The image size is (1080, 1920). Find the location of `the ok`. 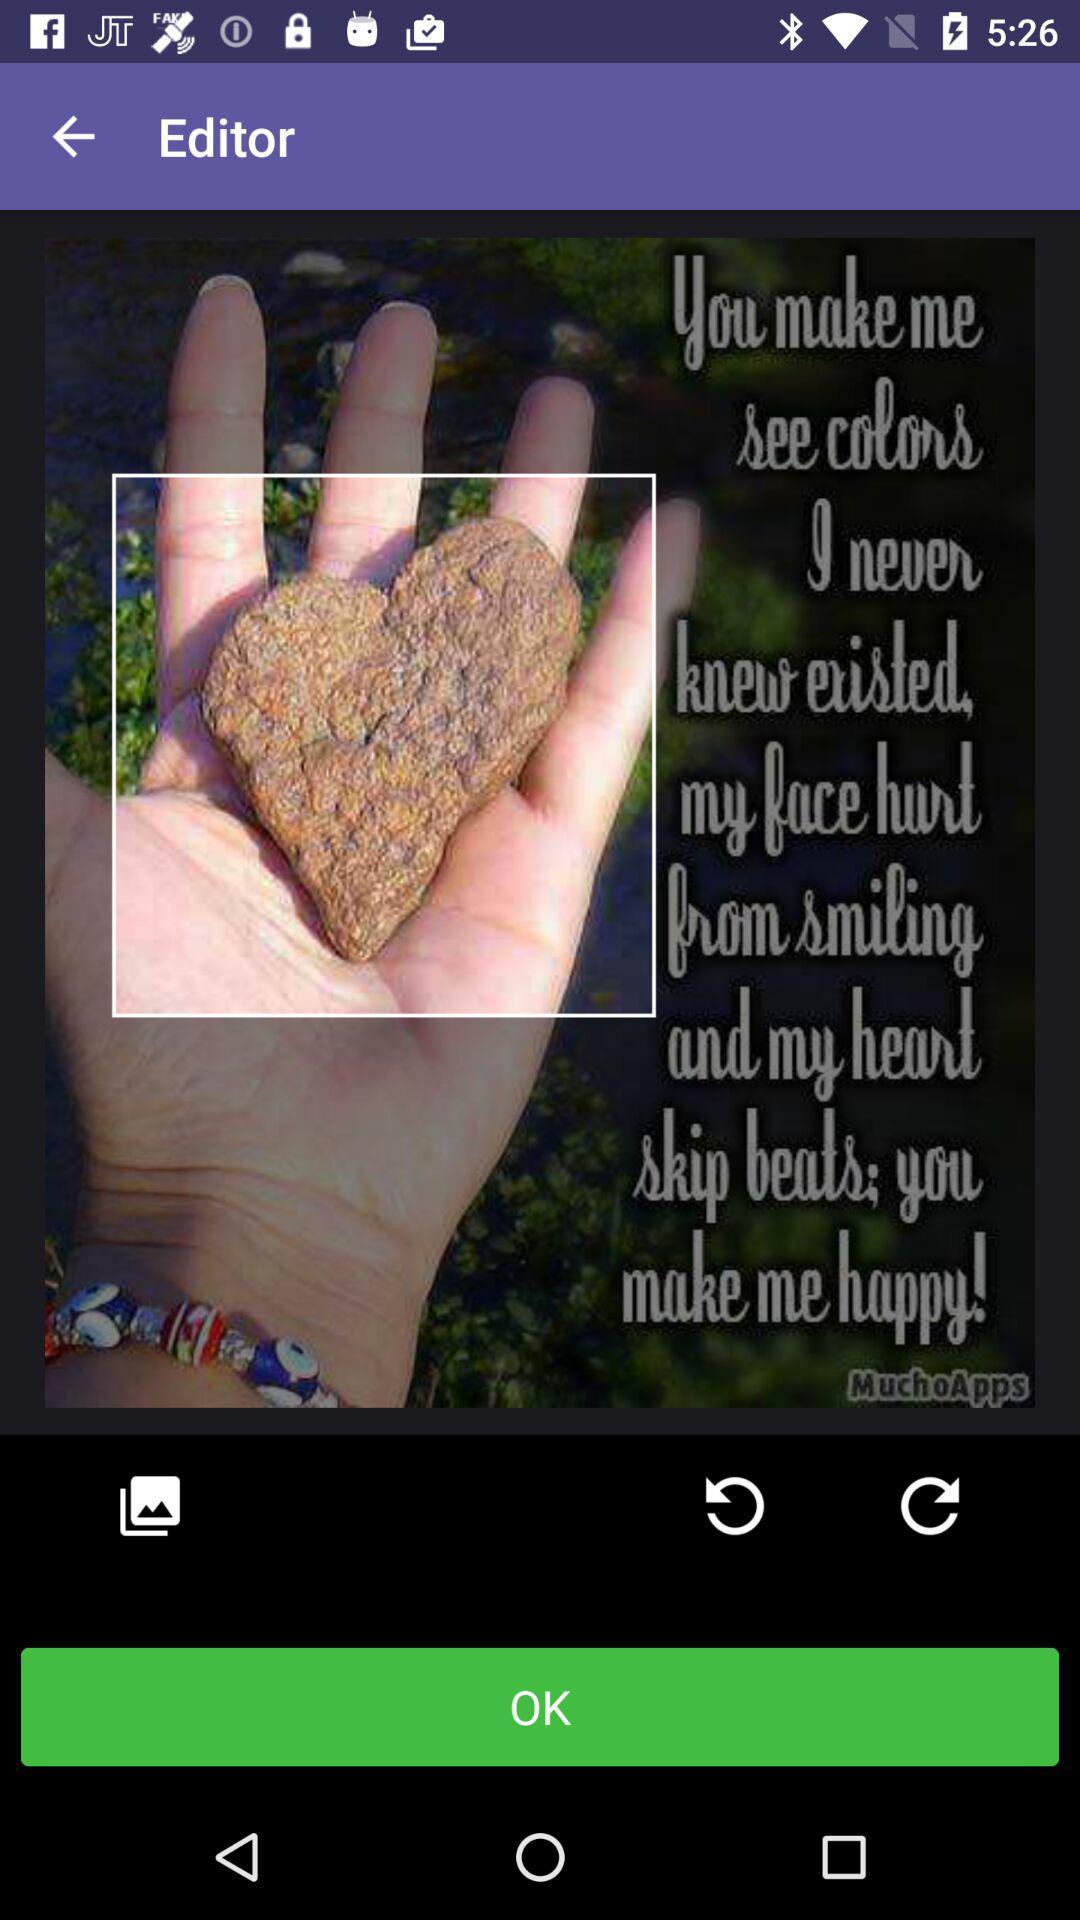

the ok is located at coordinates (540, 1706).